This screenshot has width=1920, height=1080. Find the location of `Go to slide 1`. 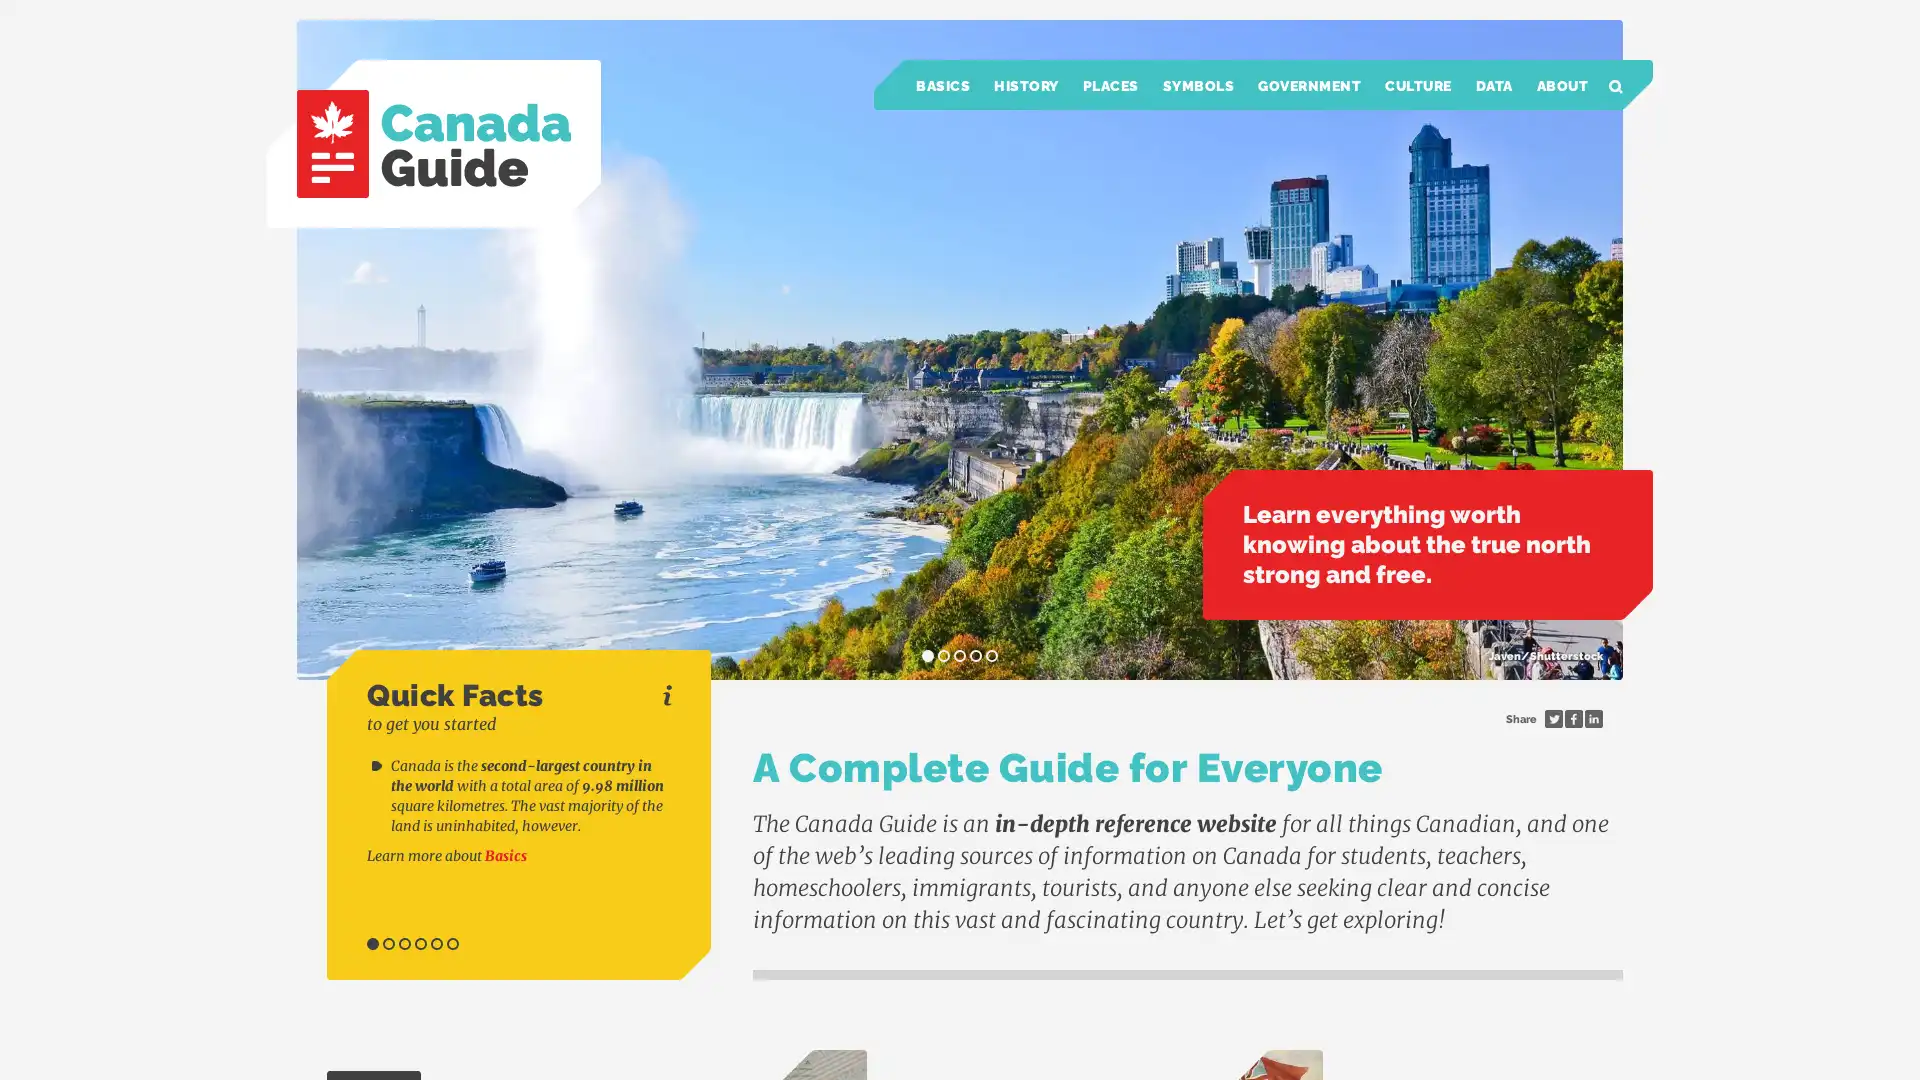

Go to slide 1 is located at coordinates (373, 944).